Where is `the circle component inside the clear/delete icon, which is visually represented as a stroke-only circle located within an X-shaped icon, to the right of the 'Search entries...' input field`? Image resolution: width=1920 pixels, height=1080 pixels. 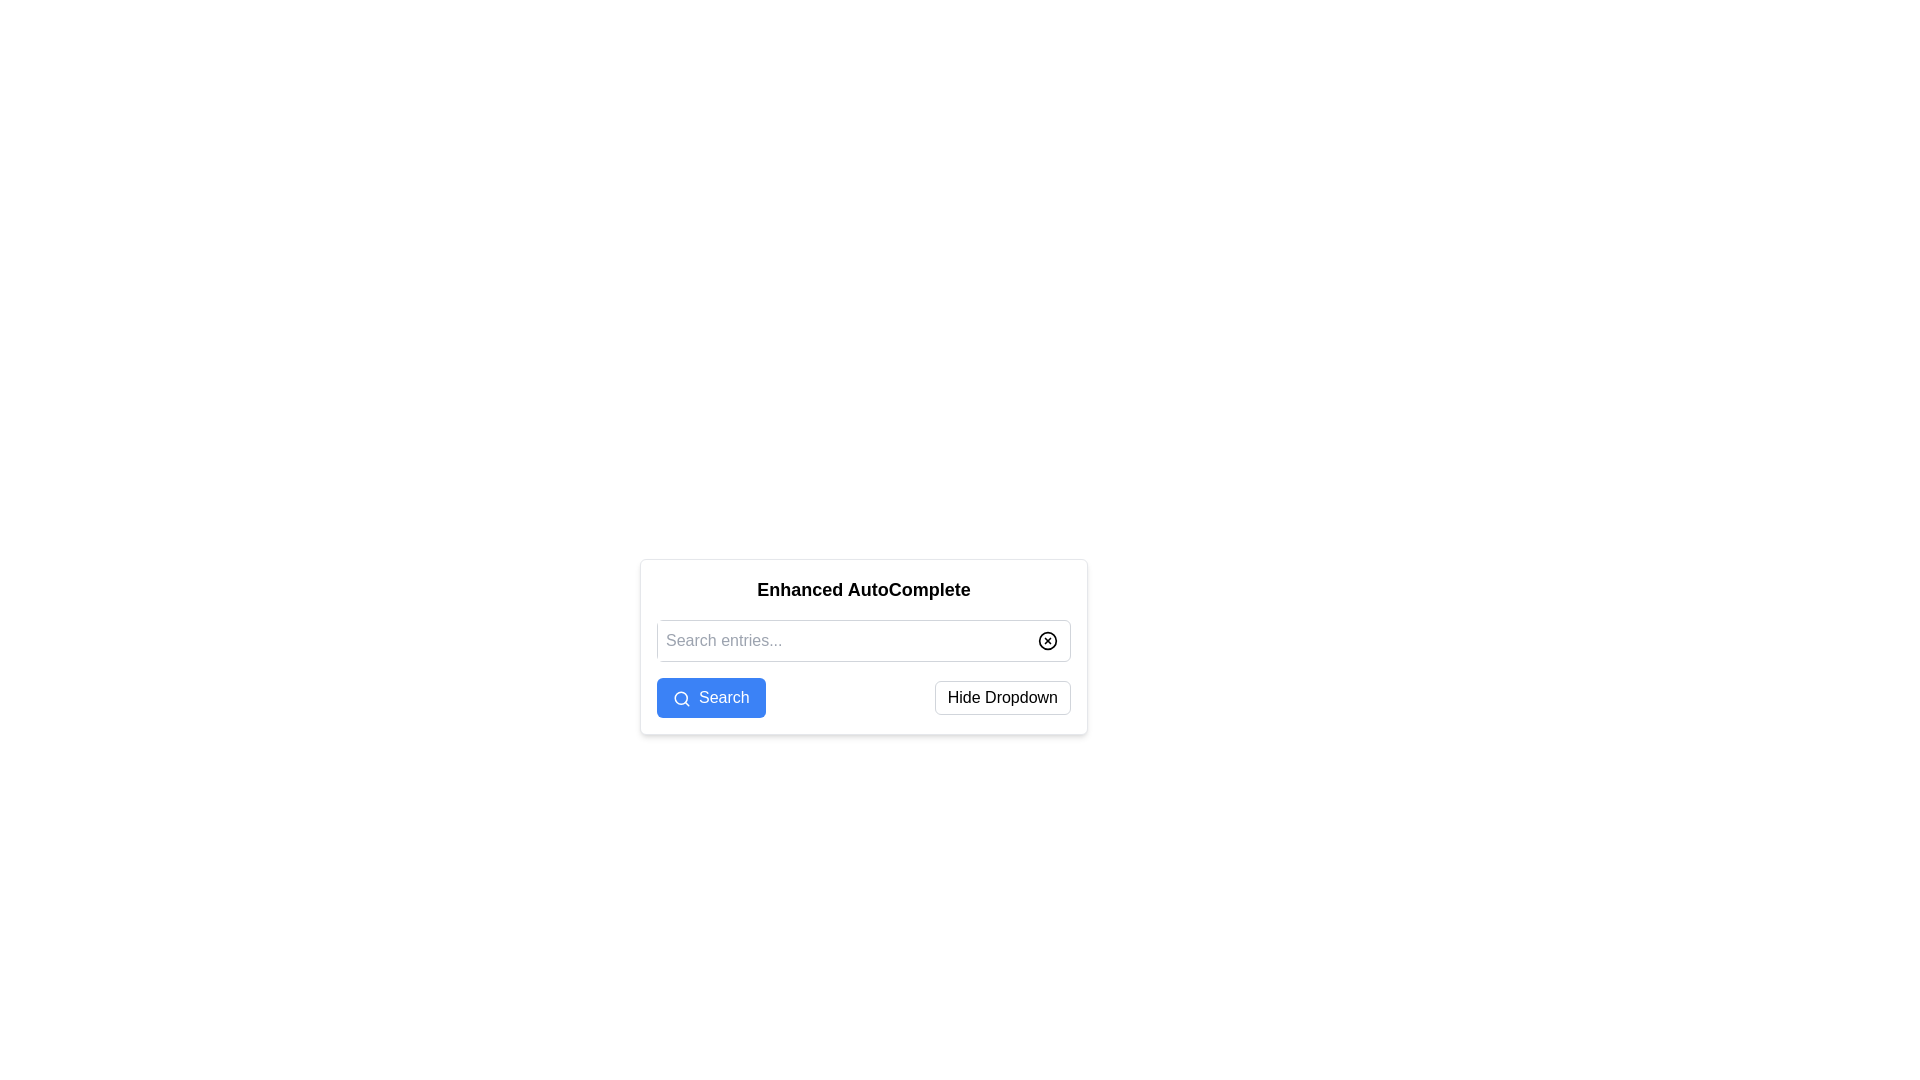
the circle component inside the clear/delete icon, which is visually represented as a stroke-only circle located within an X-shaped icon, to the right of the 'Search entries...' input field is located at coordinates (1046, 640).